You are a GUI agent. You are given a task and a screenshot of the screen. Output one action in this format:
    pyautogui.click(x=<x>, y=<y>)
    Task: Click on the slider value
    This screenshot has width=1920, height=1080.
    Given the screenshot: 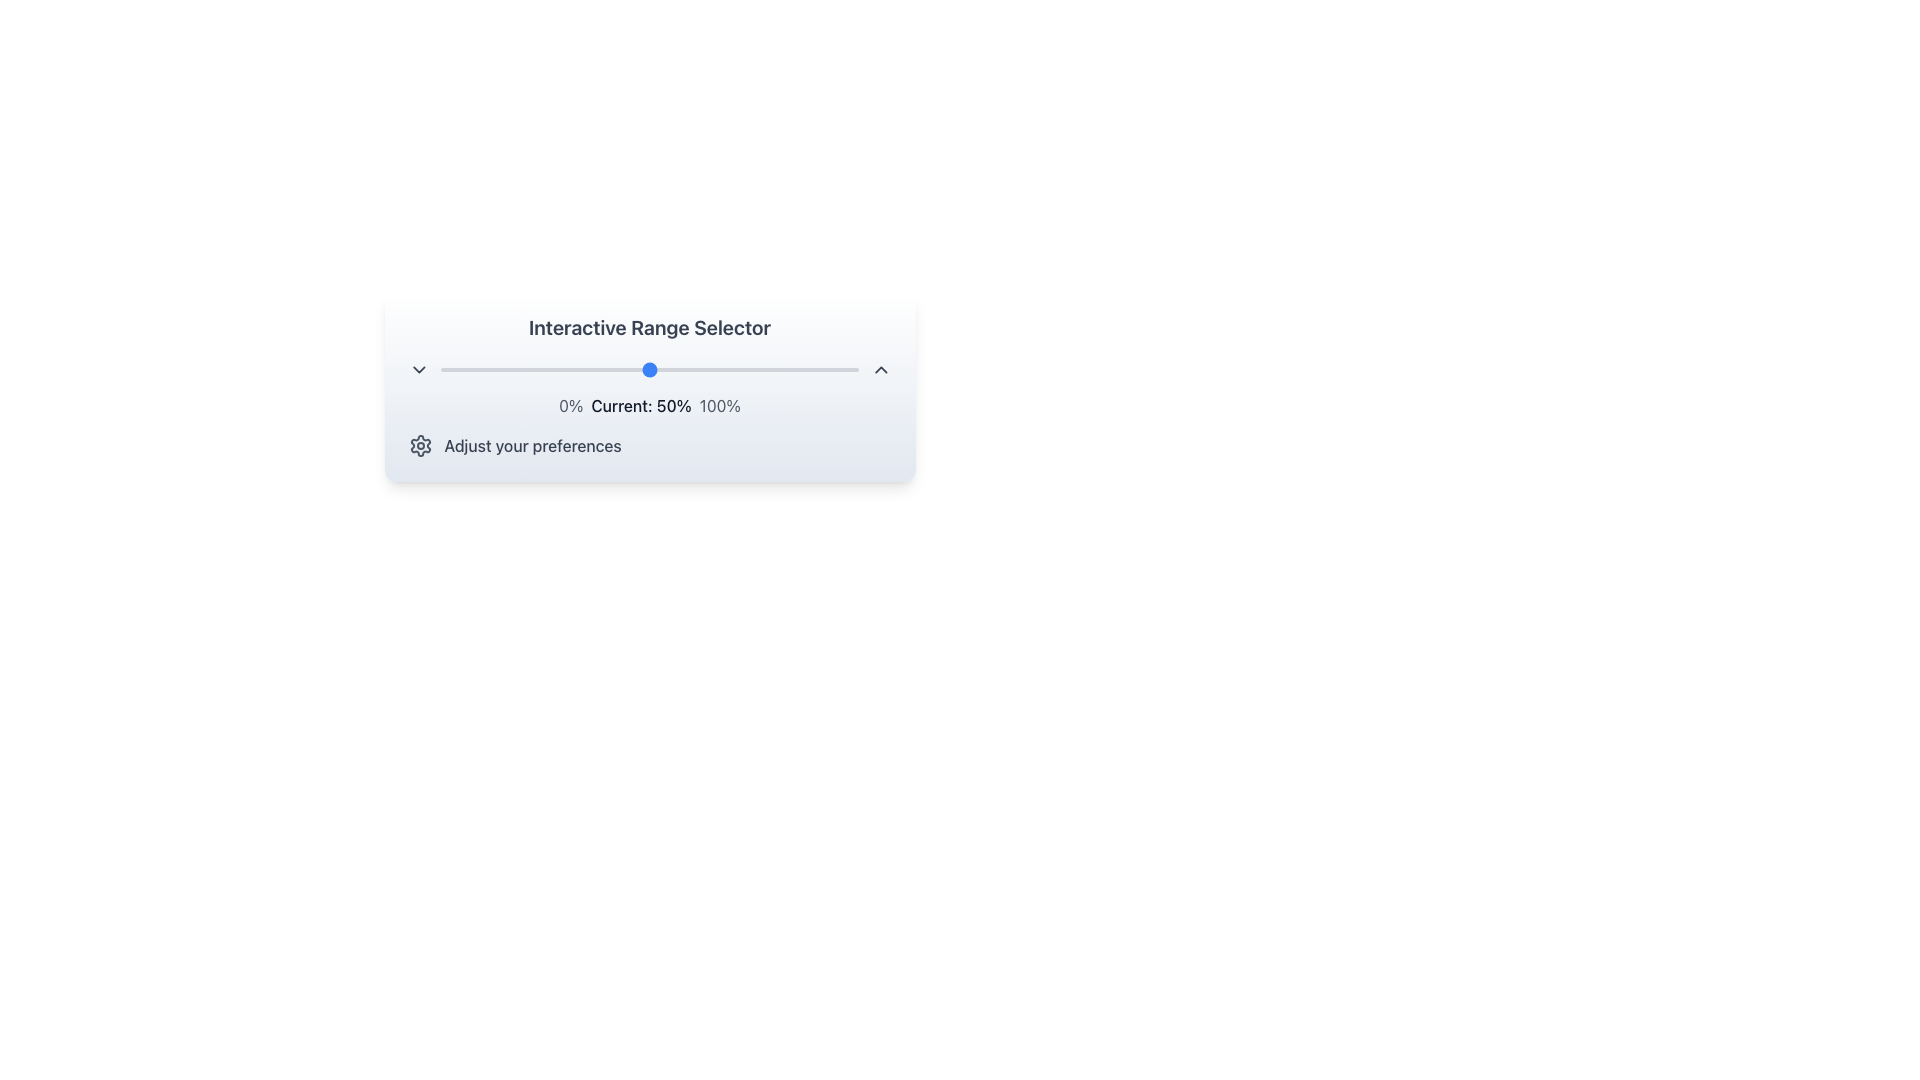 What is the action you would take?
    pyautogui.click(x=732, y=370)
    